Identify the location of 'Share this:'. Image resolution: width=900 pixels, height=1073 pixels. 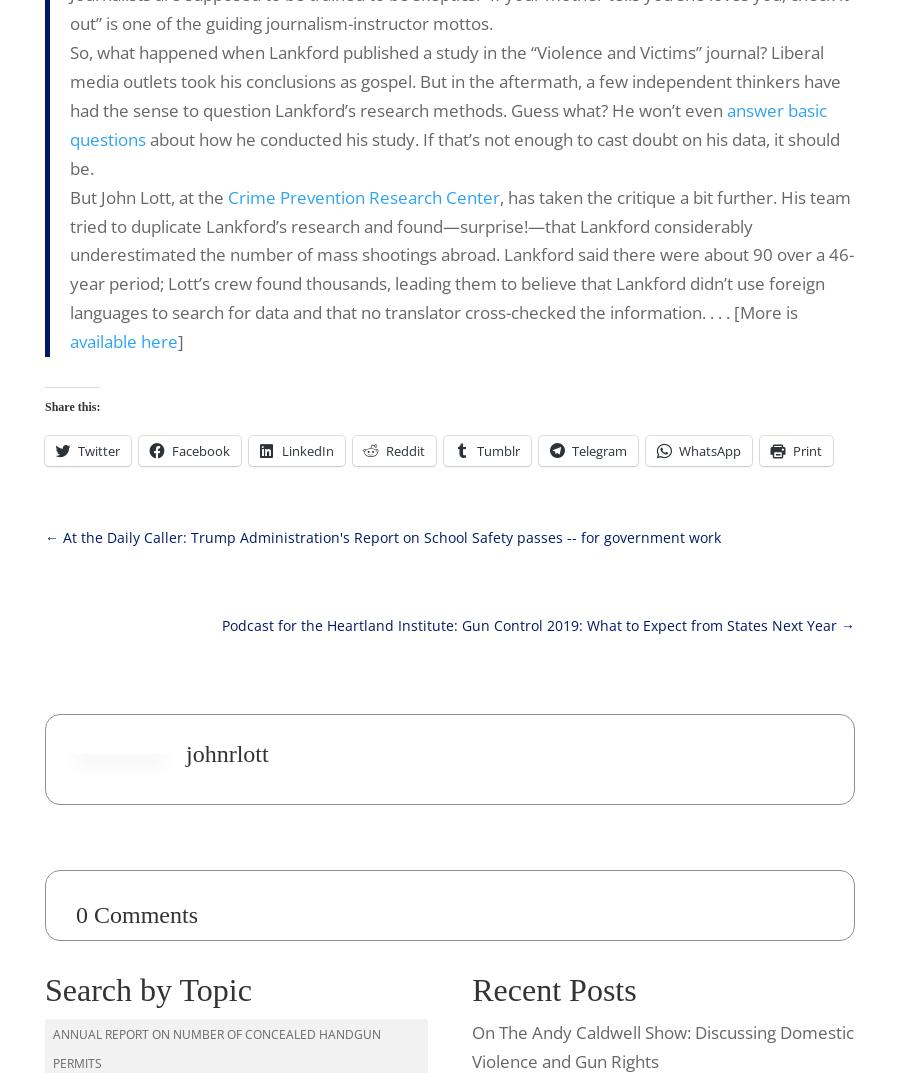
(71, 405).